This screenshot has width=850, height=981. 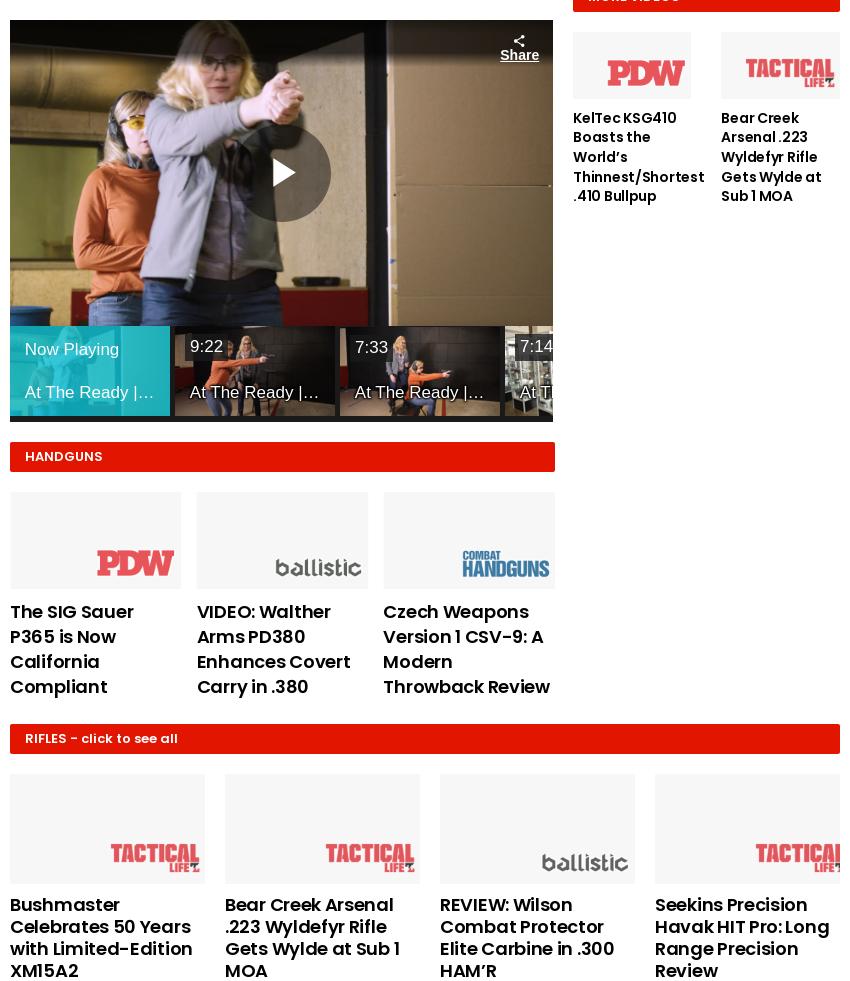 I want to click on 'At The Ready | Season 2 | Episode 5: Cover/Concealment/Barriers', so click(x=274, y=390).